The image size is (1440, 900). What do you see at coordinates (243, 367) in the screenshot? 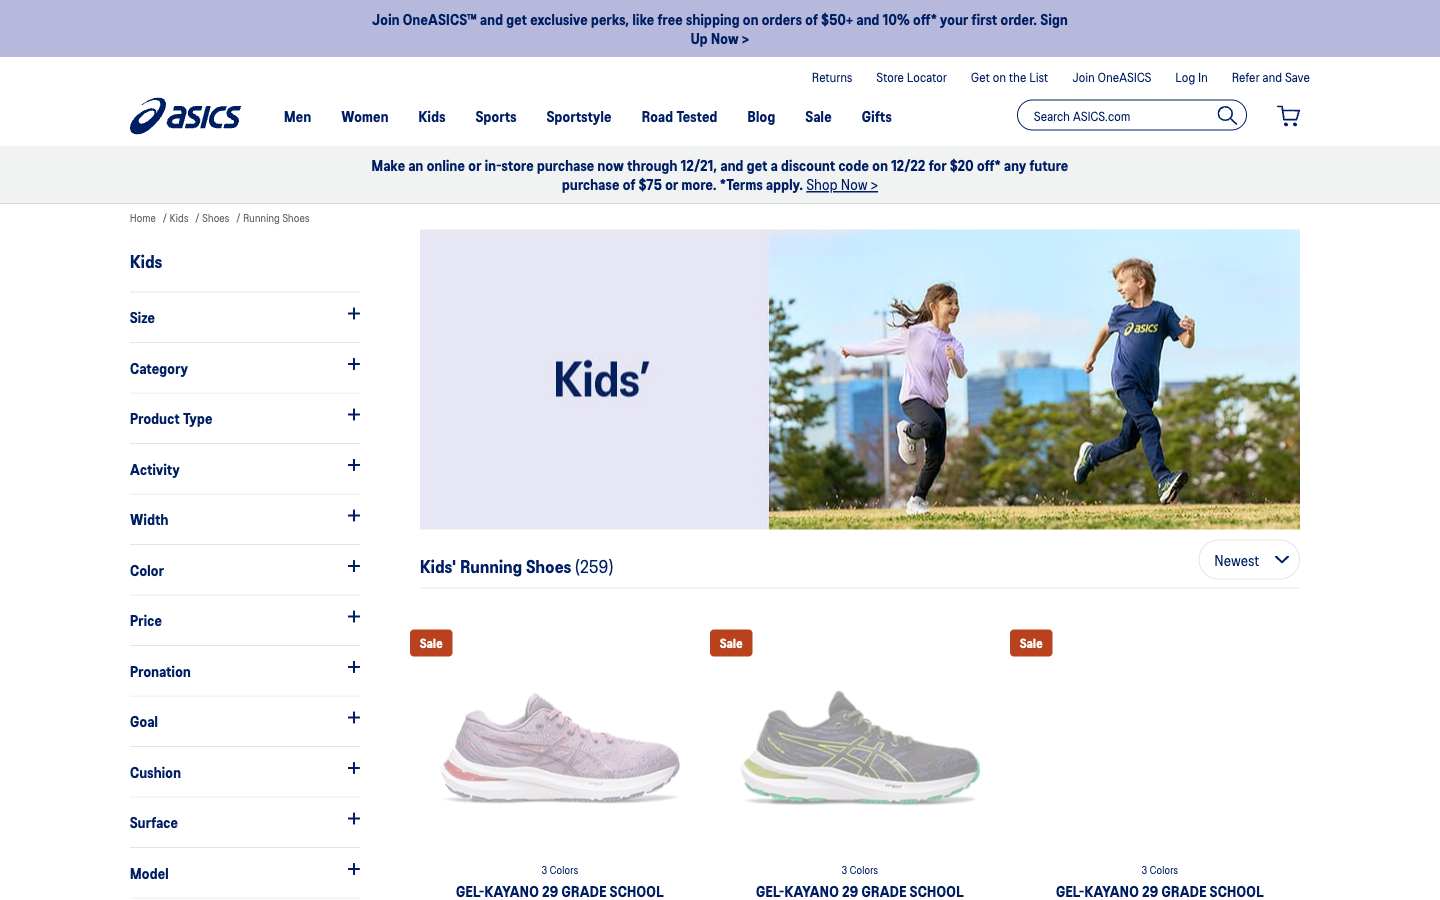
I see `See different categories they have, but changed my mind to go back to searching for my husband"s shoes` at bounding box center [243, 367].